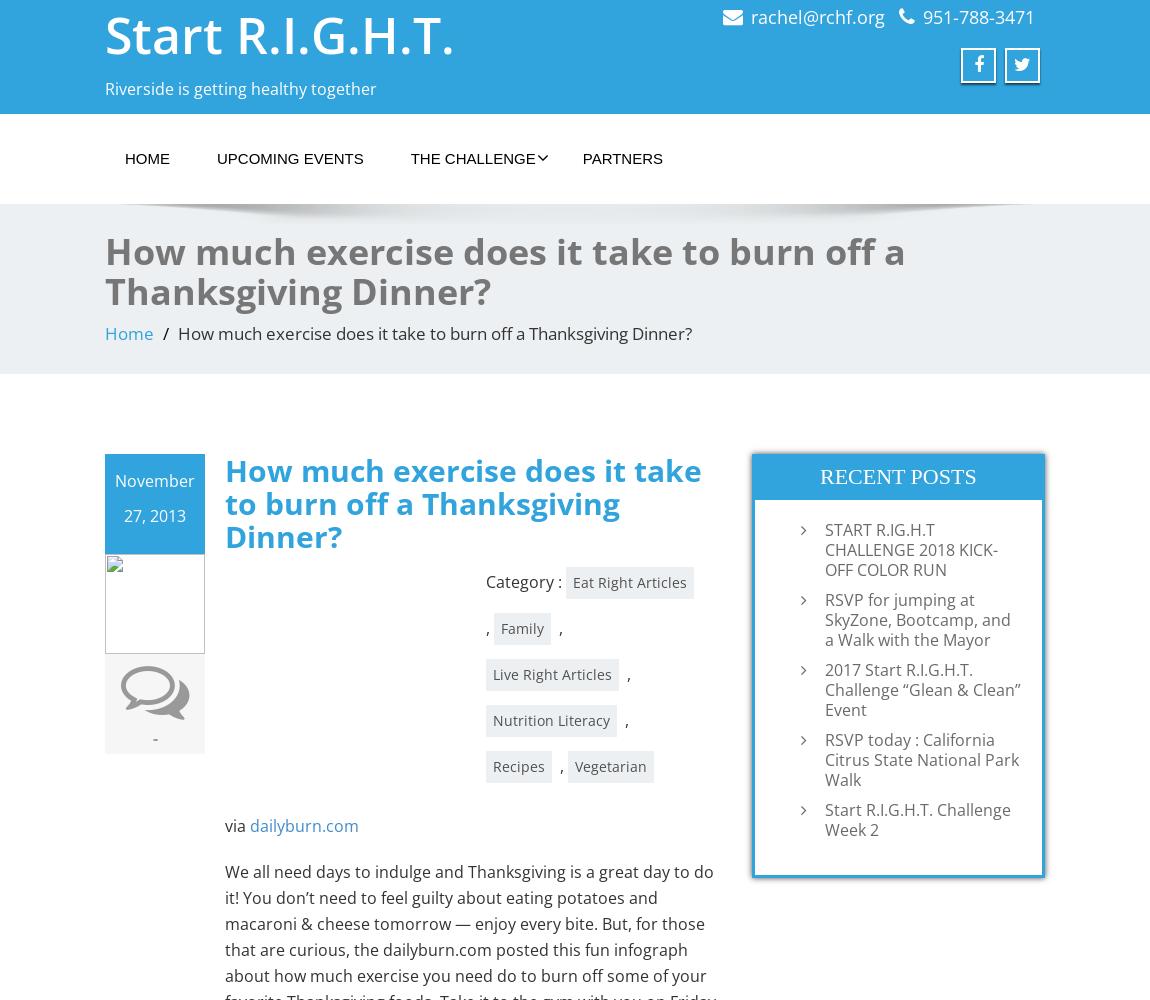 The image size is (1150, 1000). What do you see at coordinates (897, 474) in the screenshot?
I see `'Recent Posts'` at bounding box center [897, 474].